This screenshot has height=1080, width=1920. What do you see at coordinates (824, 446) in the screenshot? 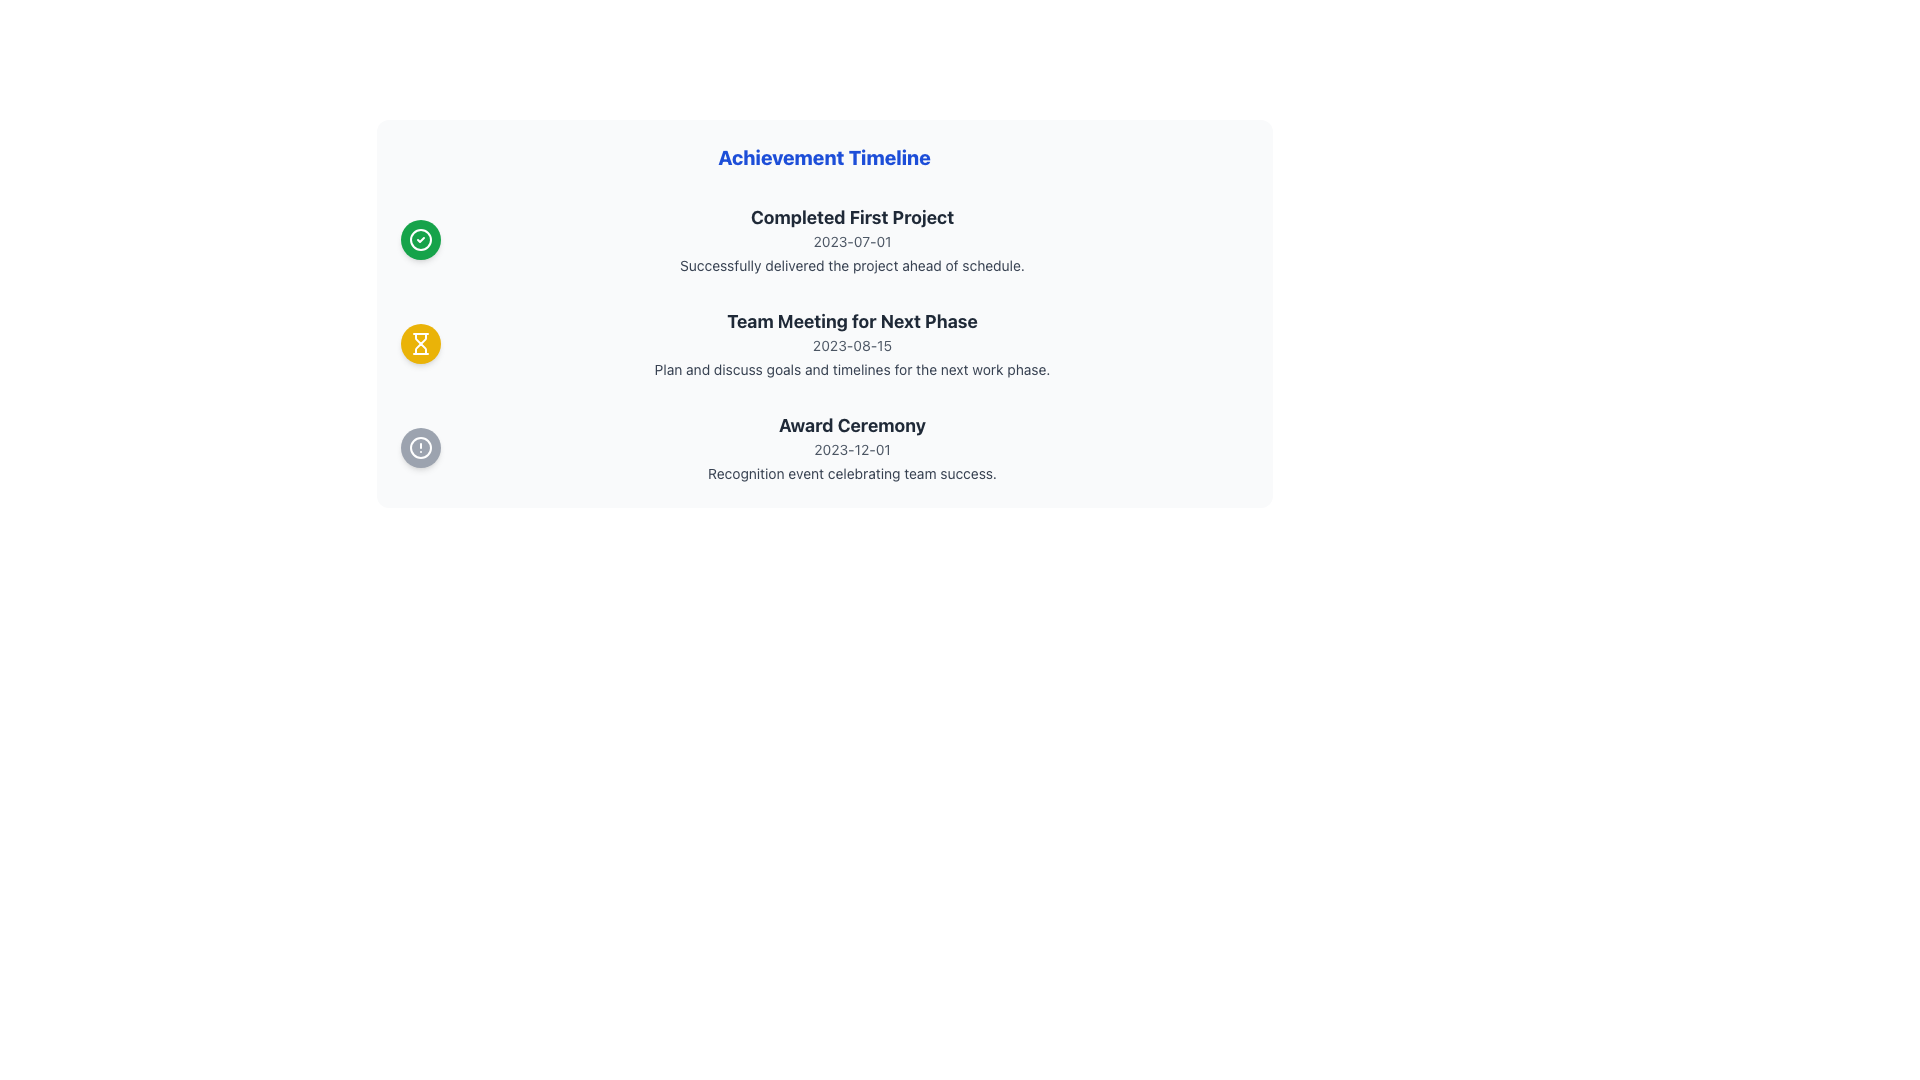
I see `information displayed in the Event Entry Block titled 'Award Ceremony', which includes the date '2023-12-01' and the description 'Recognition event celebrating team success.'` at bounding box center [824, 446].